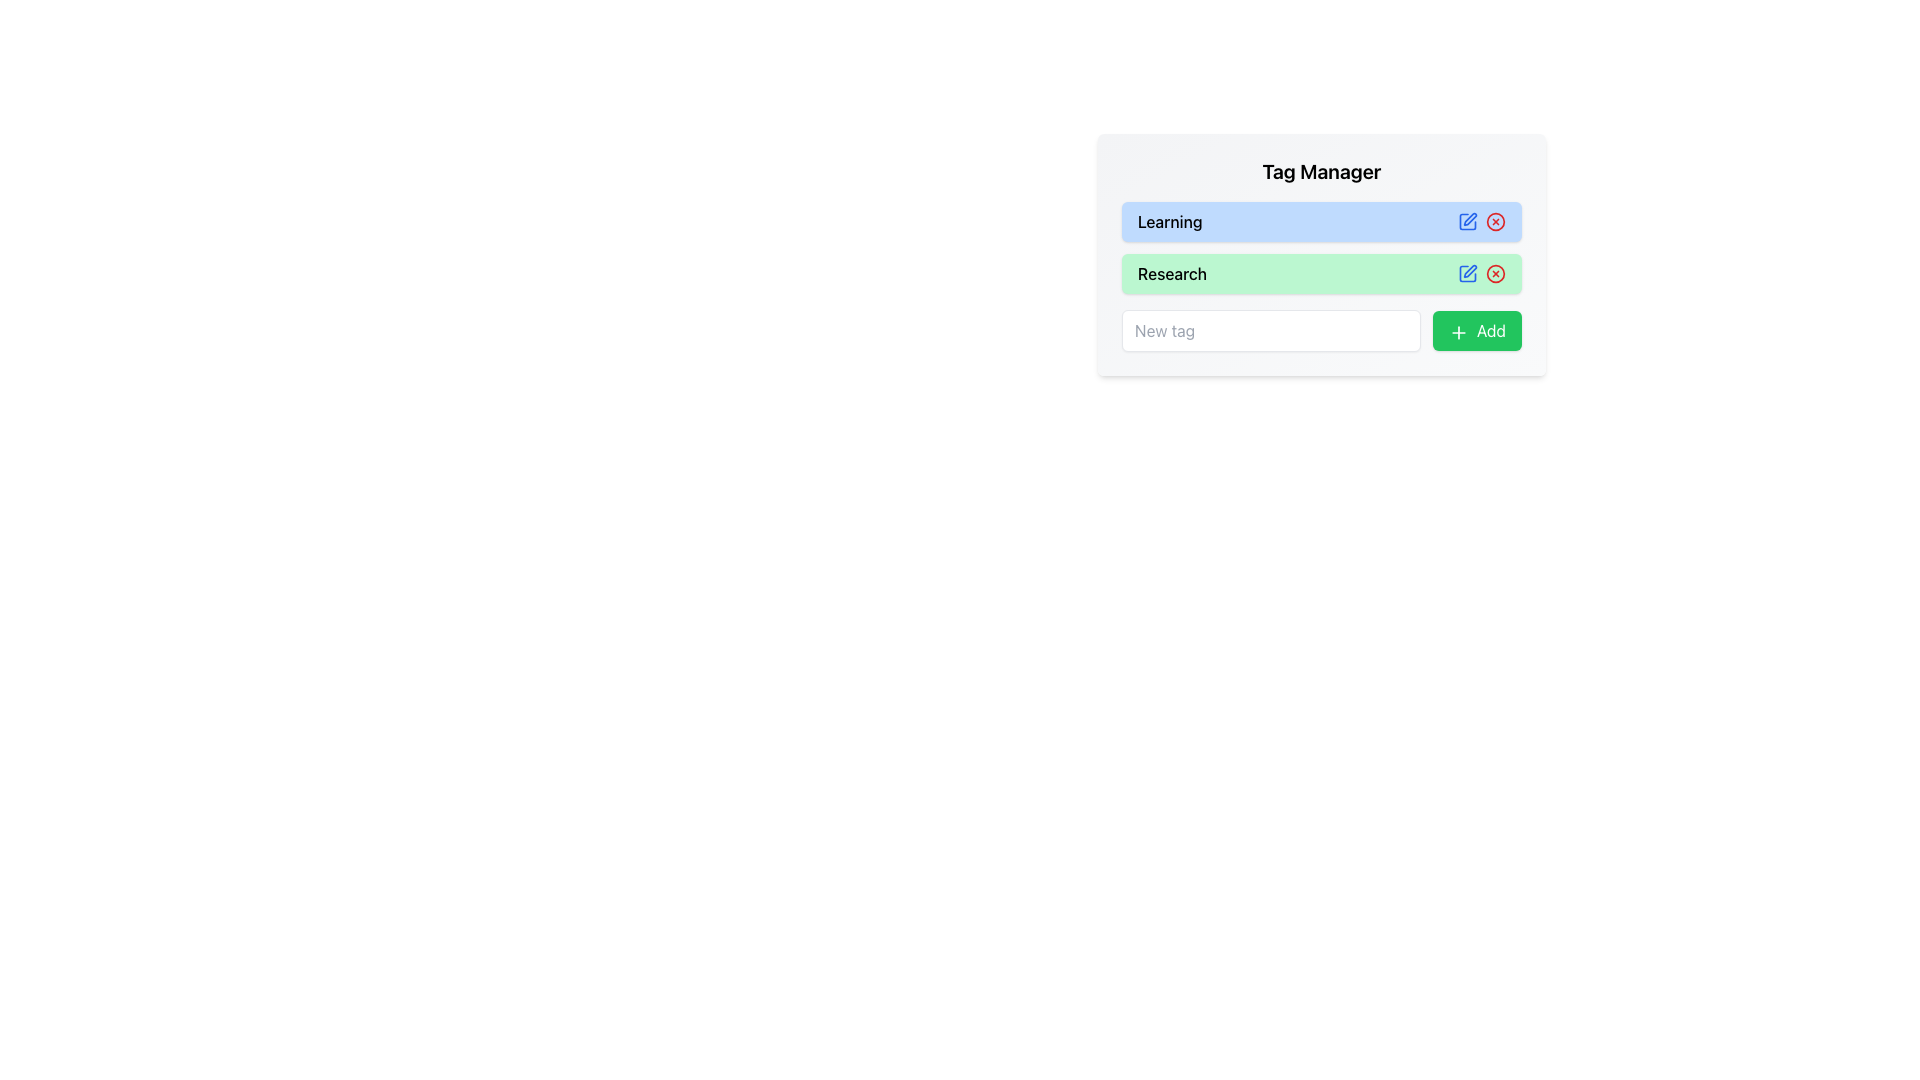  Describe the element at coordinates (1468, 273) in the screenshot. I see `the 'edit' icon button located to the right of the green 'Research' tag to change its color` at that location.